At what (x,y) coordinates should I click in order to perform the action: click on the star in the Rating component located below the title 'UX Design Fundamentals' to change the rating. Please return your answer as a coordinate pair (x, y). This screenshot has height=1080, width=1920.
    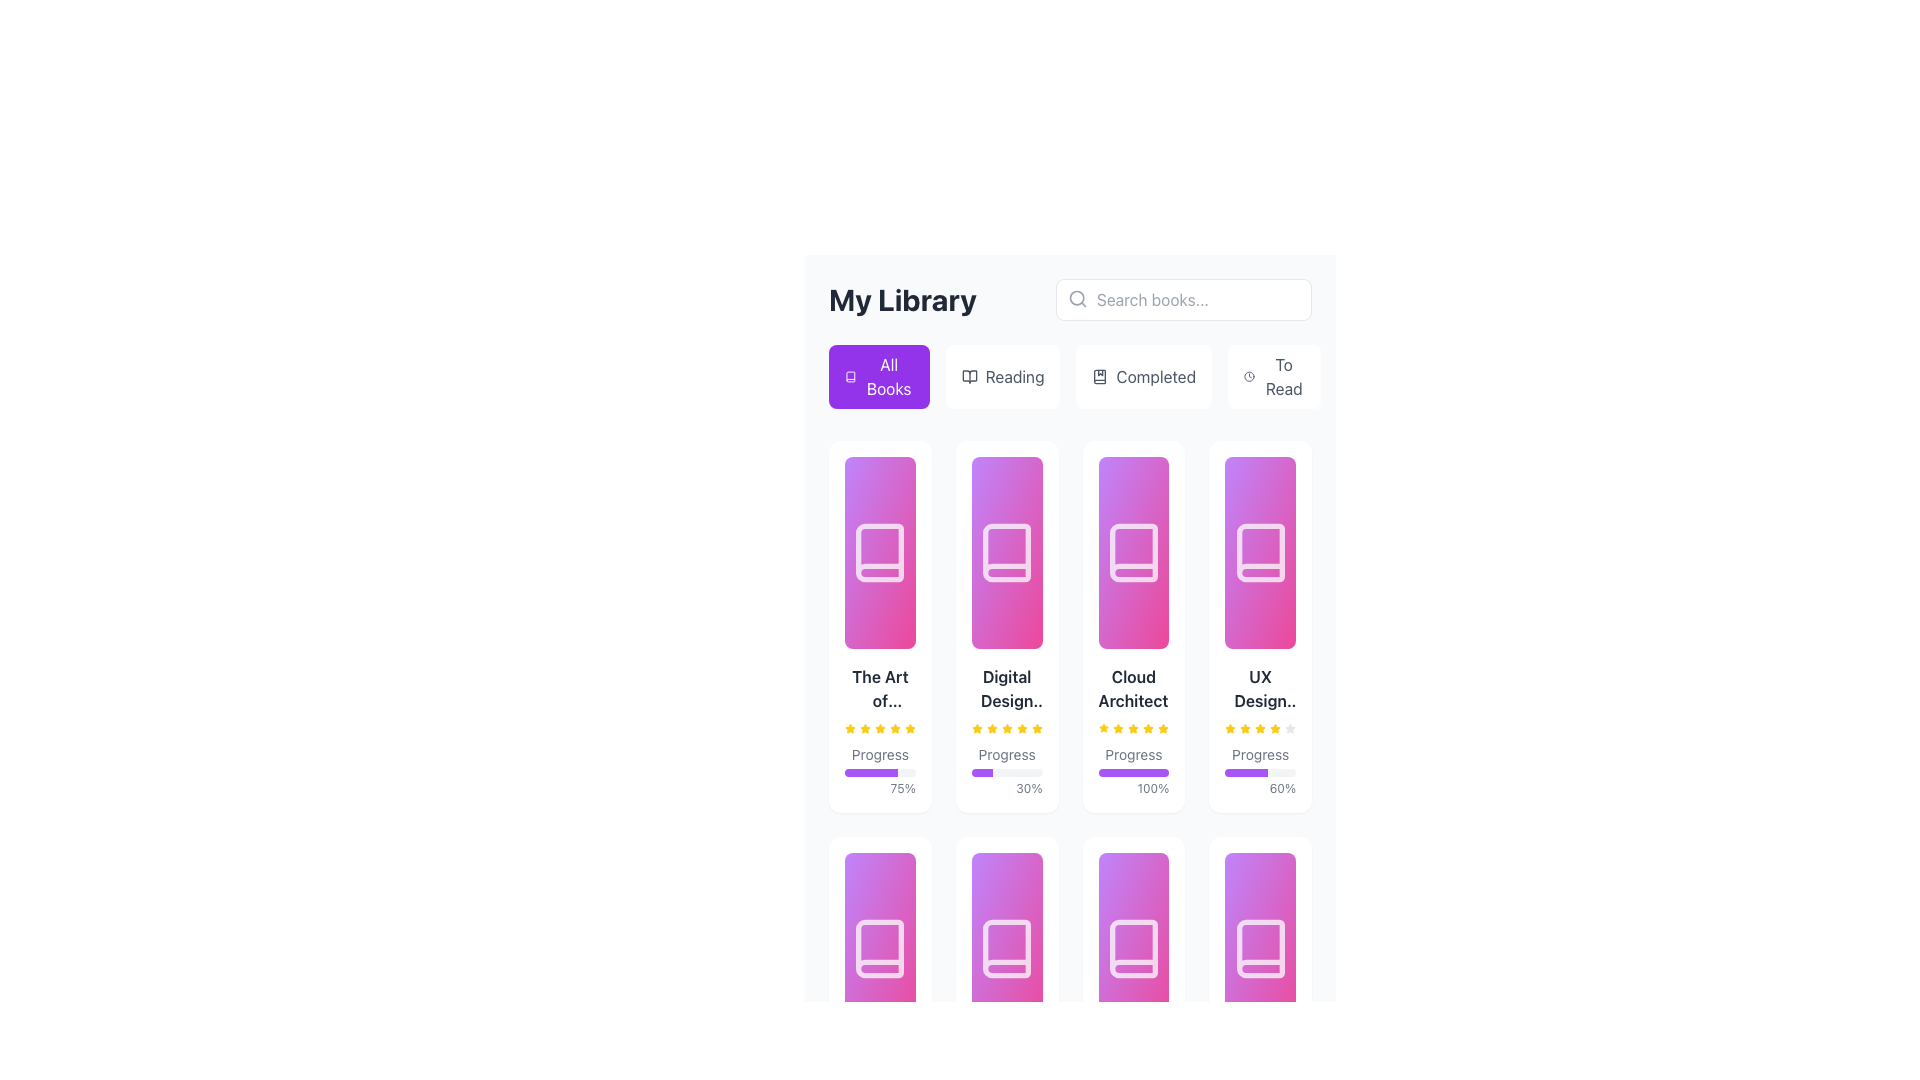
    Looking at the image, I should click on (1259, 729).